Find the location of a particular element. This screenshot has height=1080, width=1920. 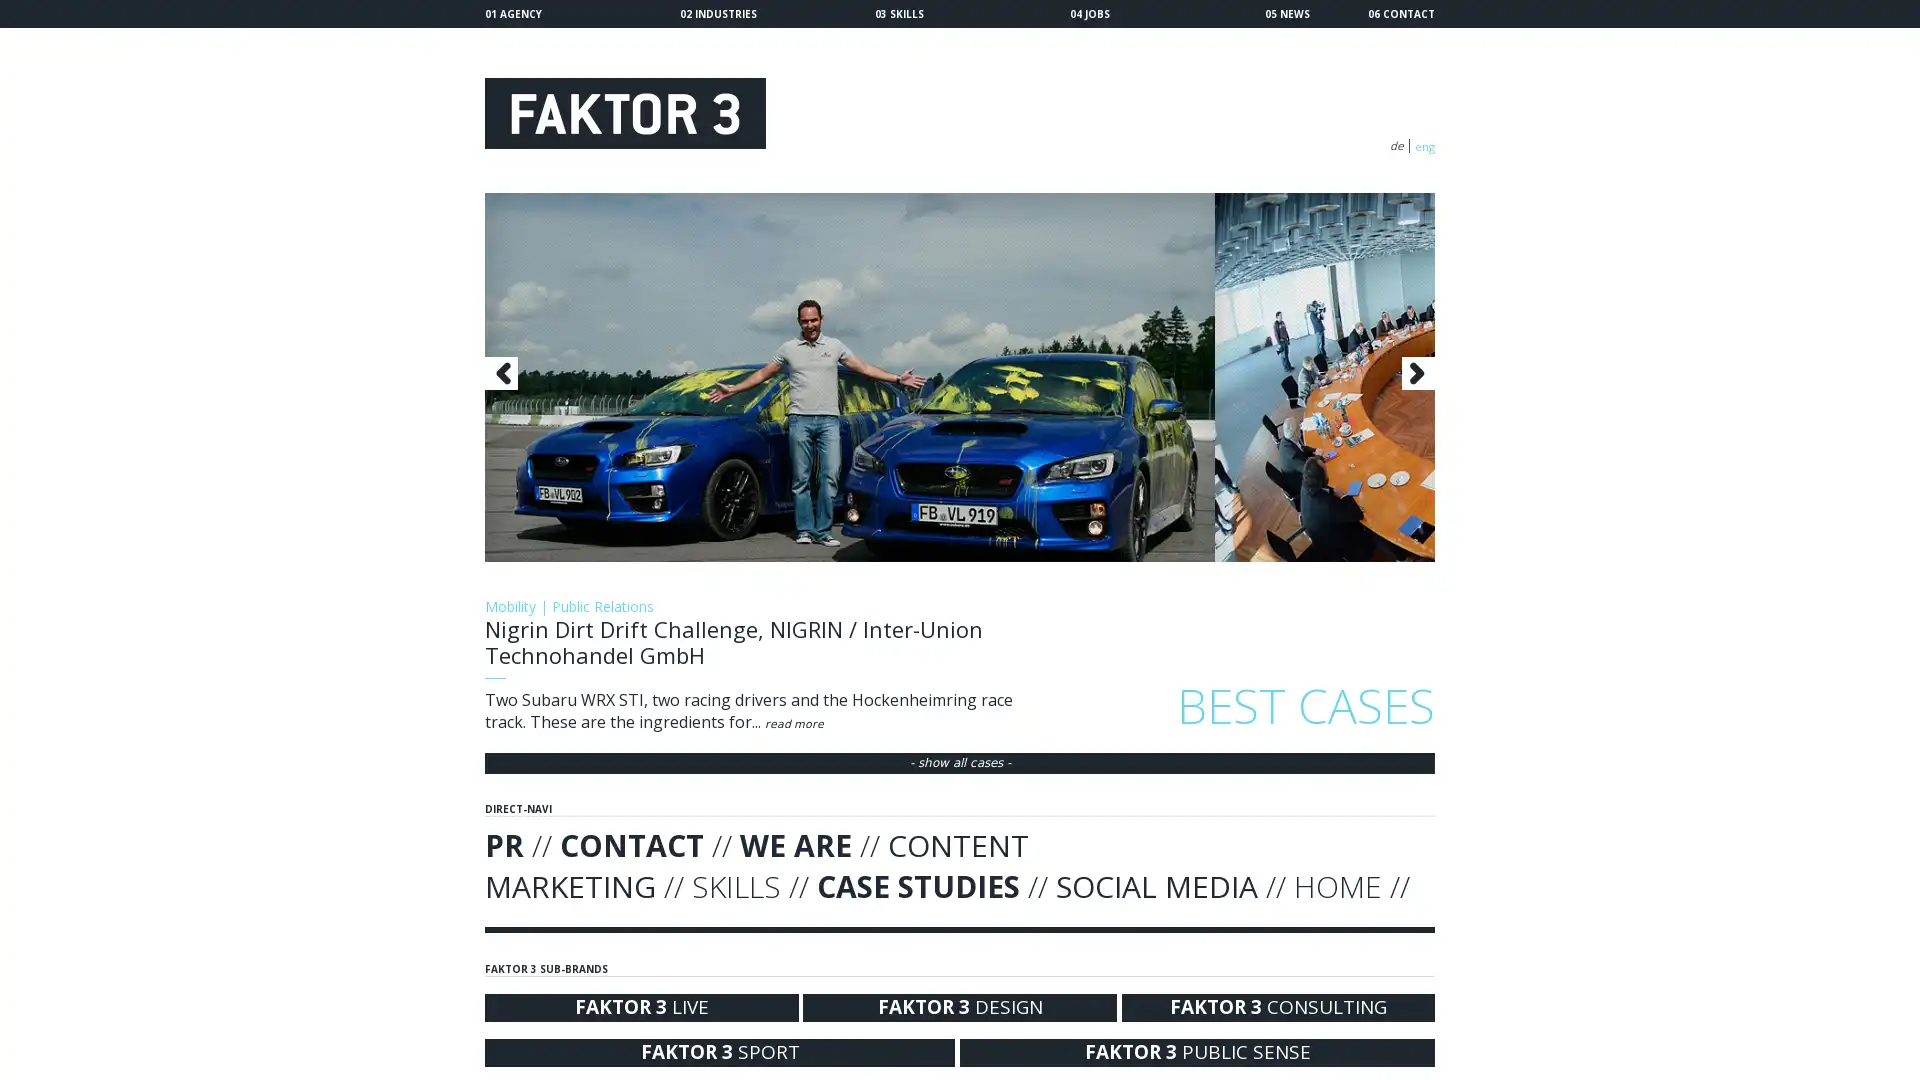

02 INDUSTRIES is located at coordinates (718, 14).